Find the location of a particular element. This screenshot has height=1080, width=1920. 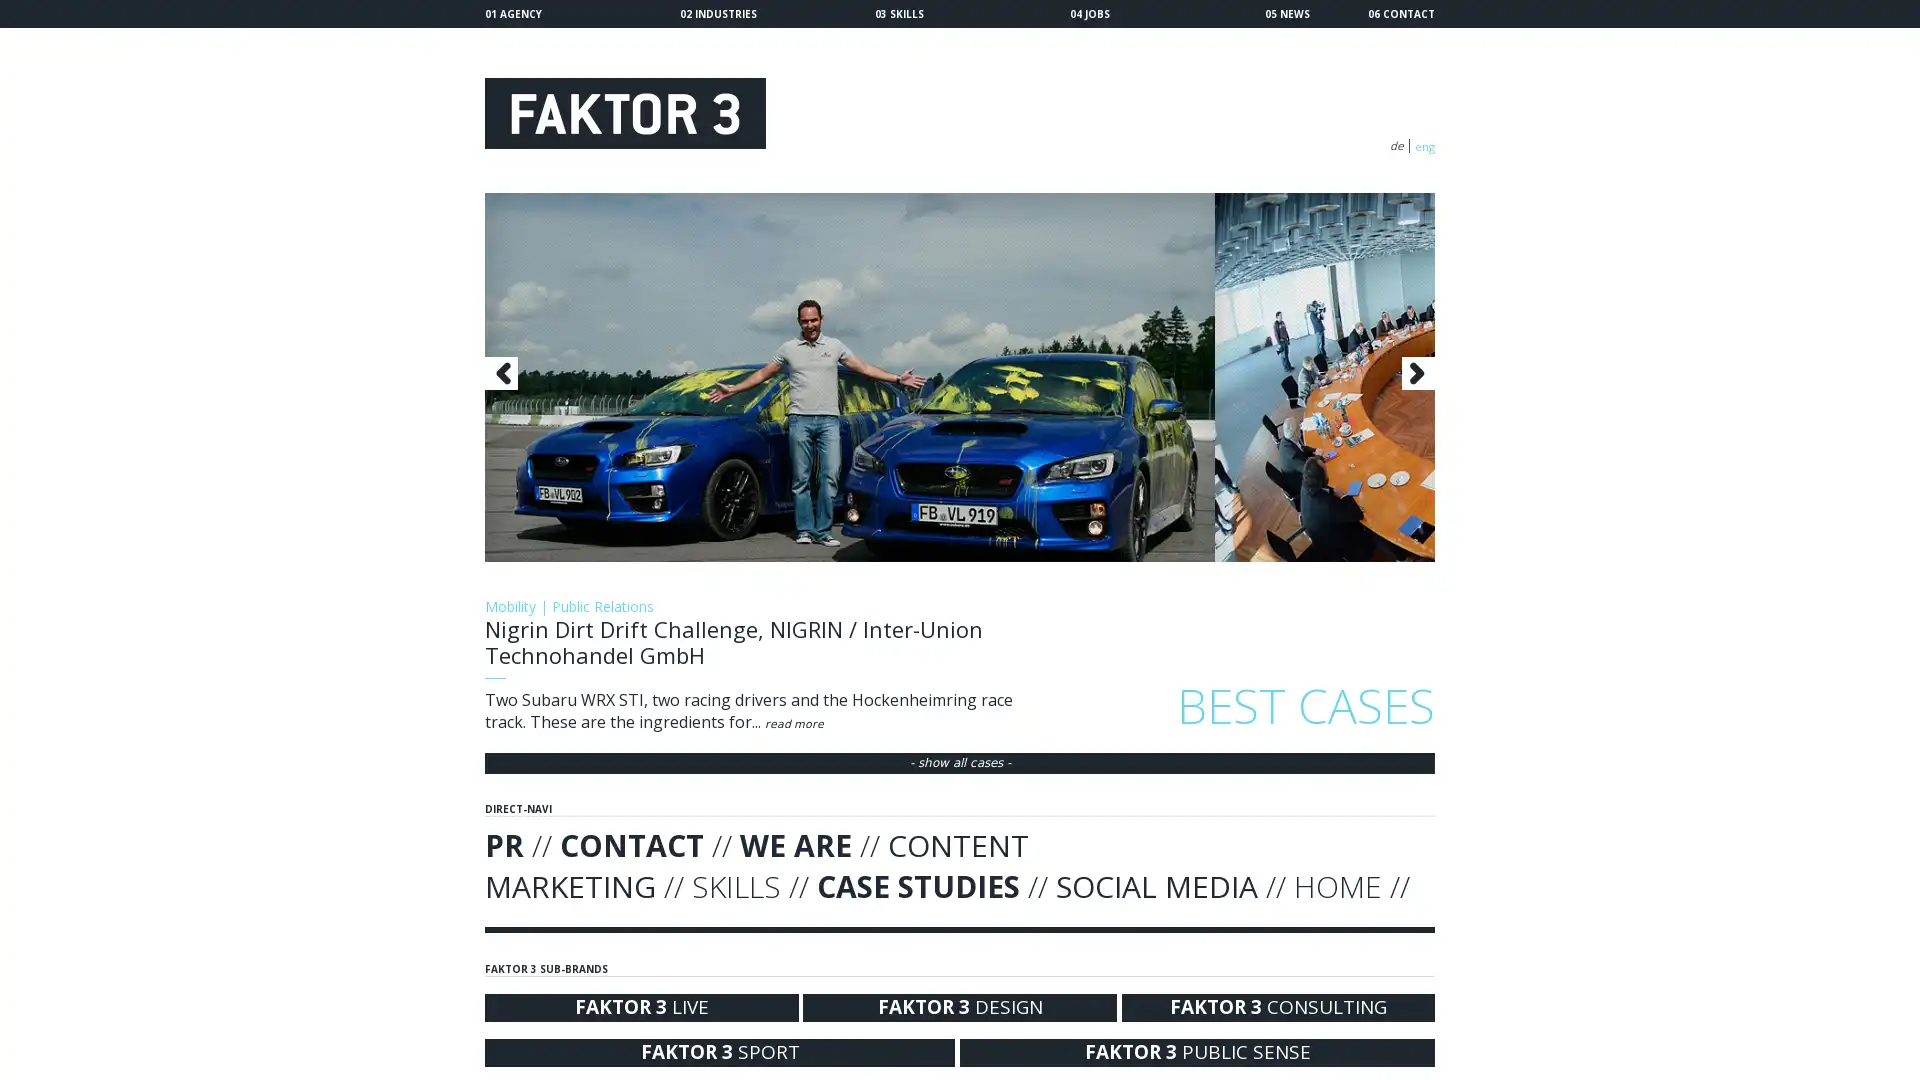

02 INDUSTRIES is located at coordinates (718, 14).